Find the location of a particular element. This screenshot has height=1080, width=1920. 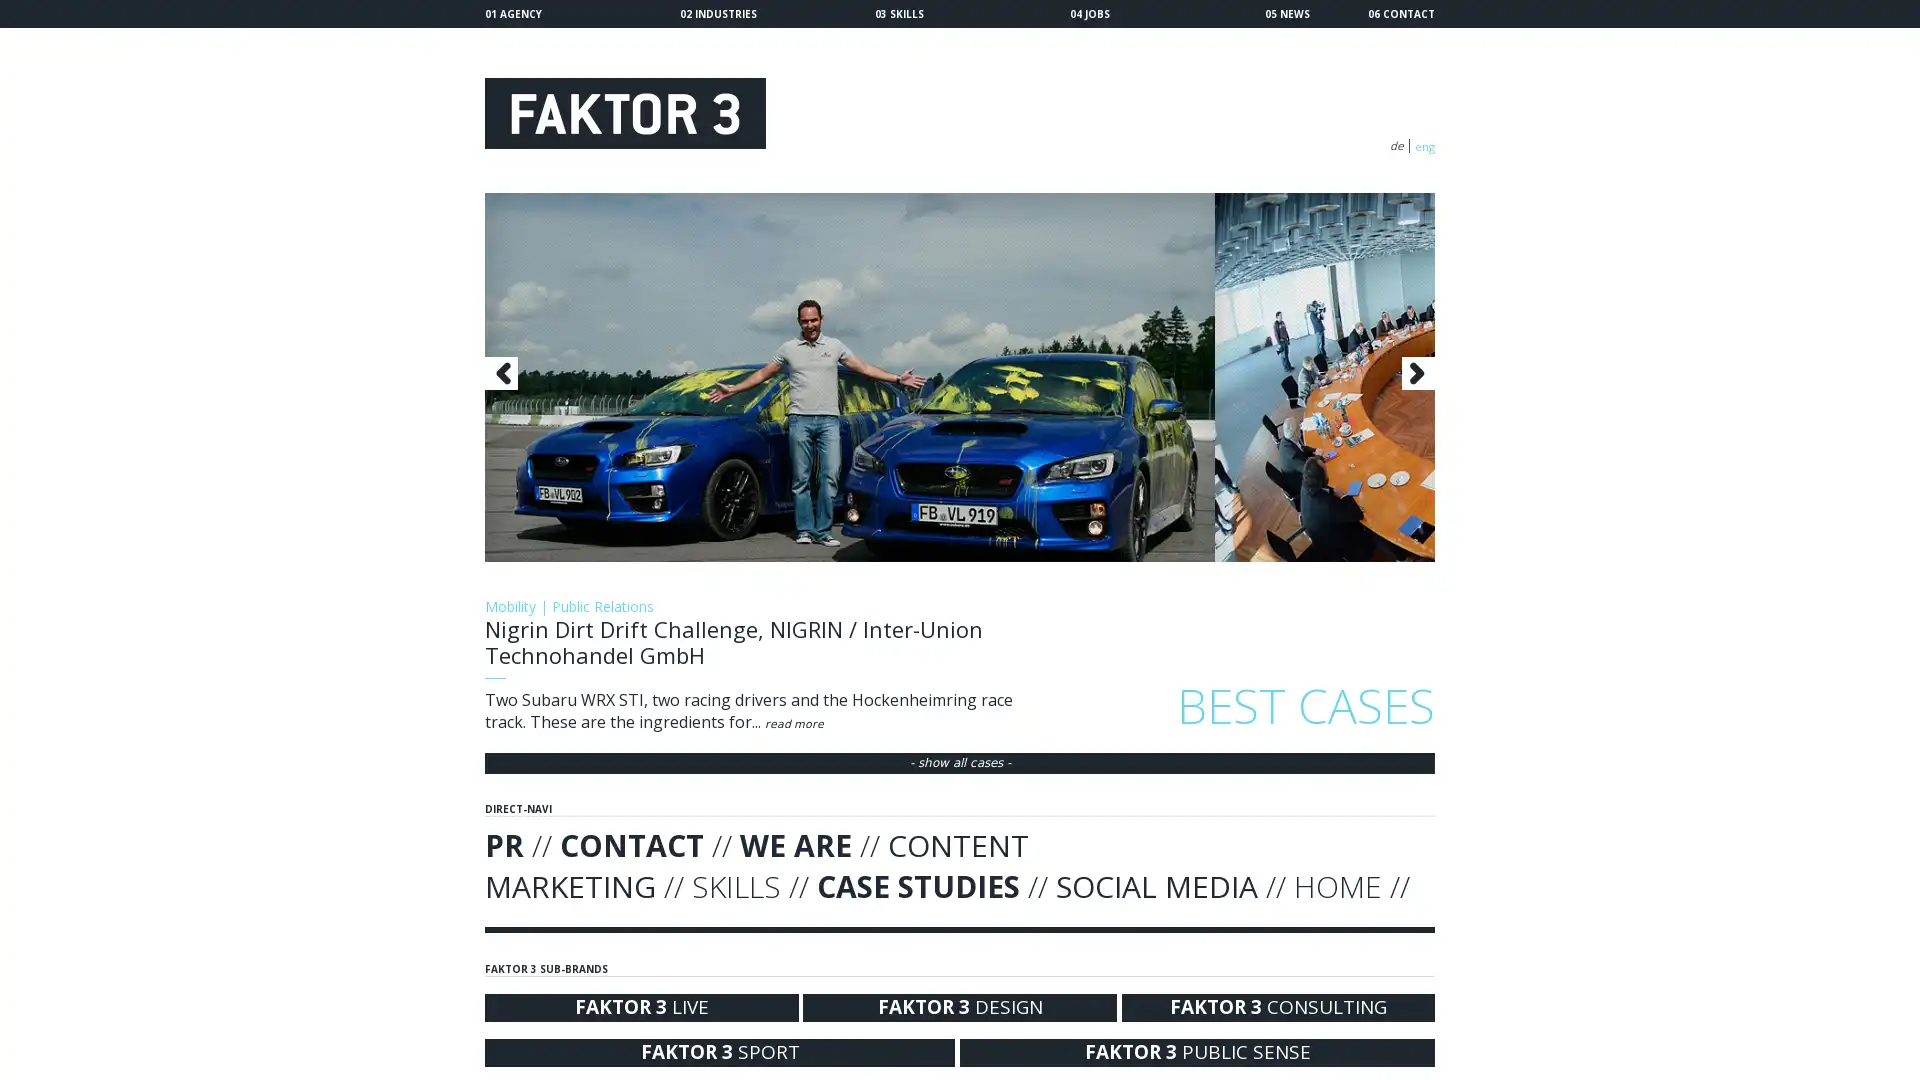

02 INDUSTRIES is located at coordinates (718, 14).